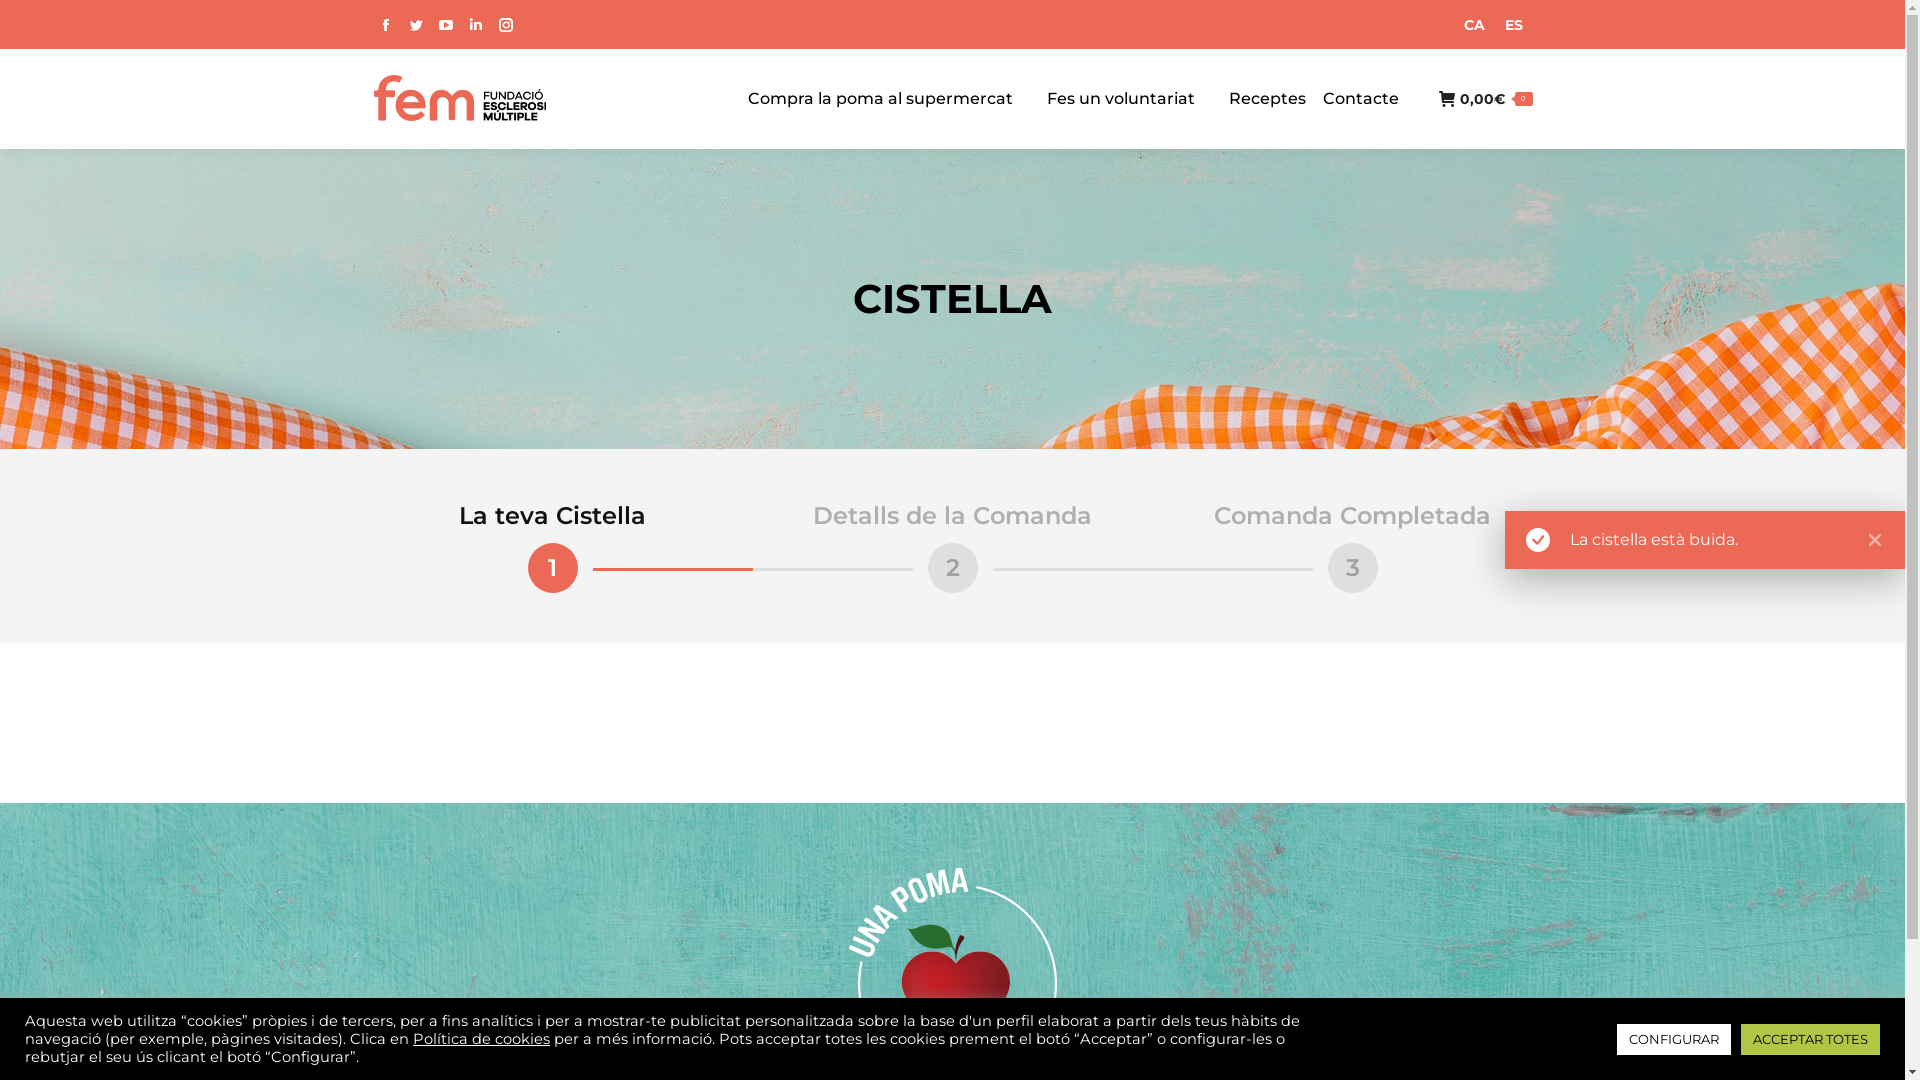  I want to click on 'ACCEPTAR TOTES', so click(1810, 1038).